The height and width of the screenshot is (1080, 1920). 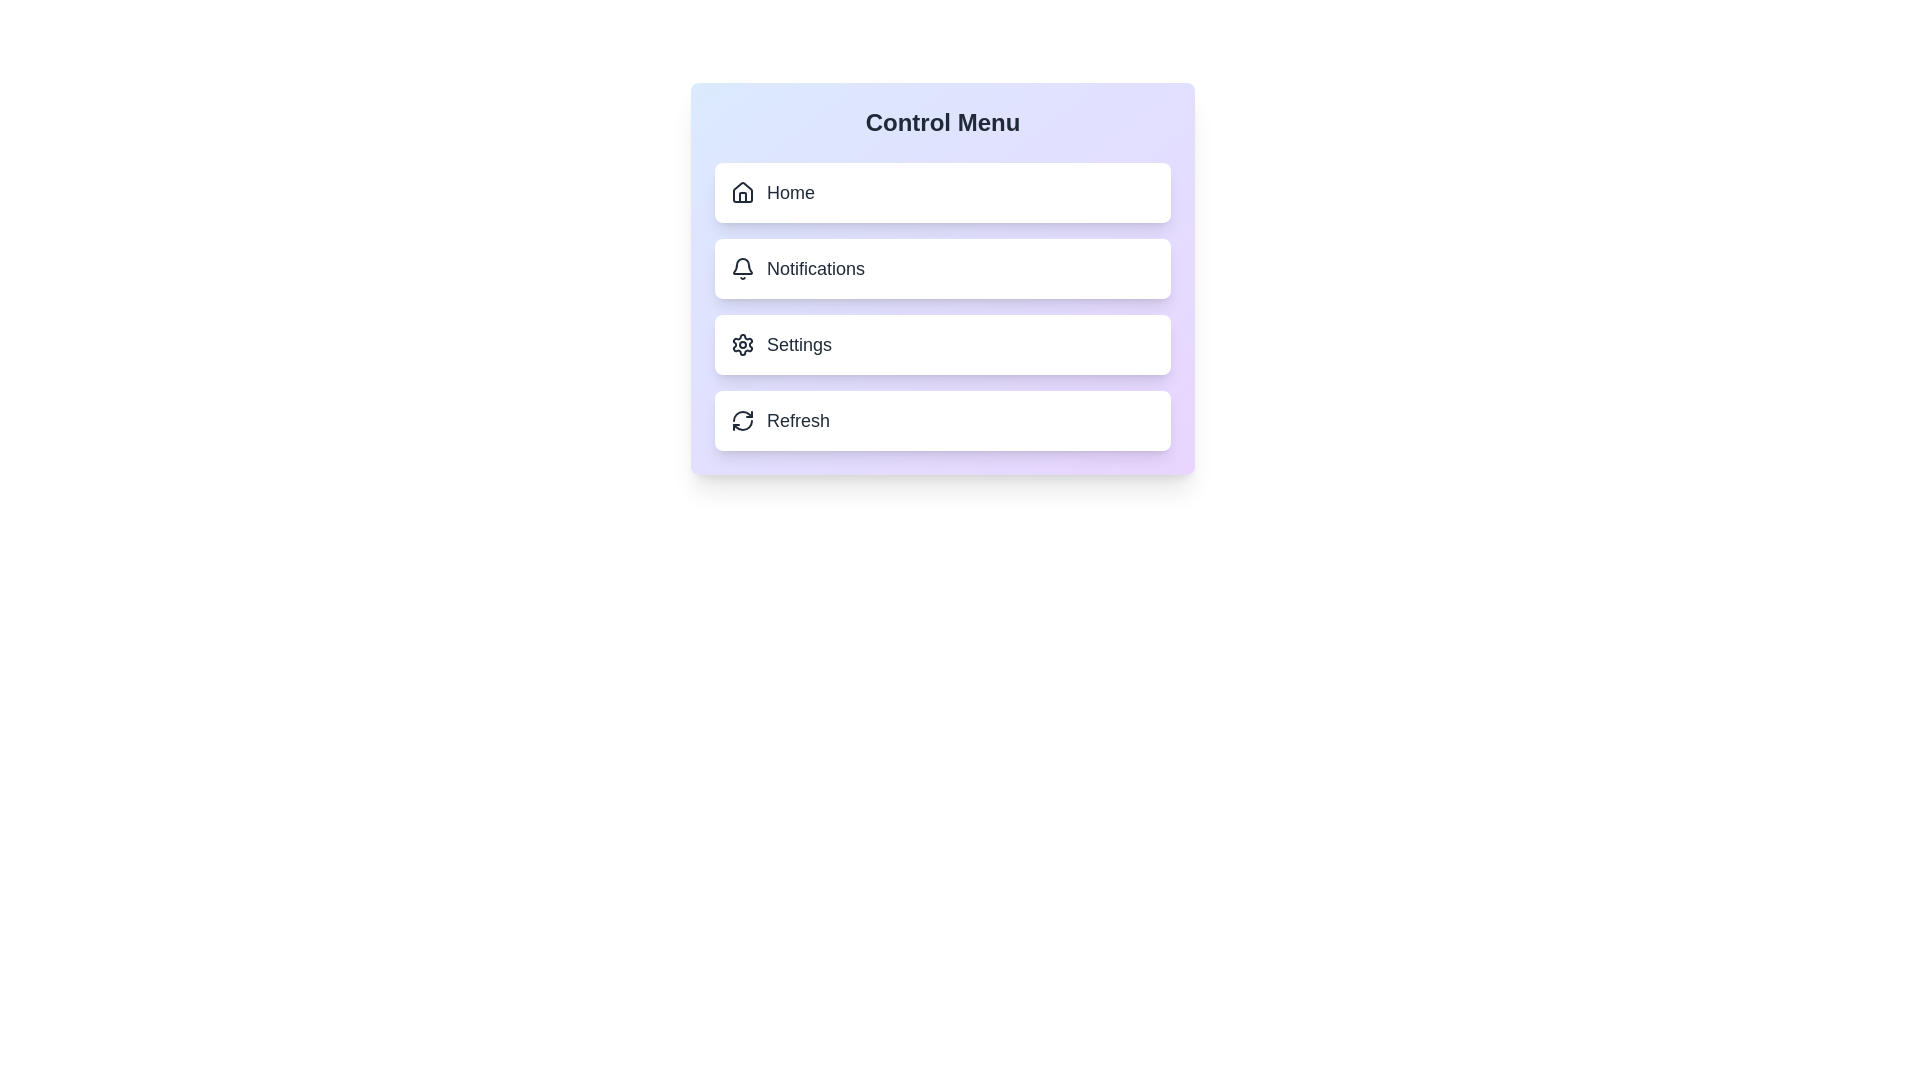 I want to click on the menu option Settings to observe the hover effects, so click(x=941, y=343).